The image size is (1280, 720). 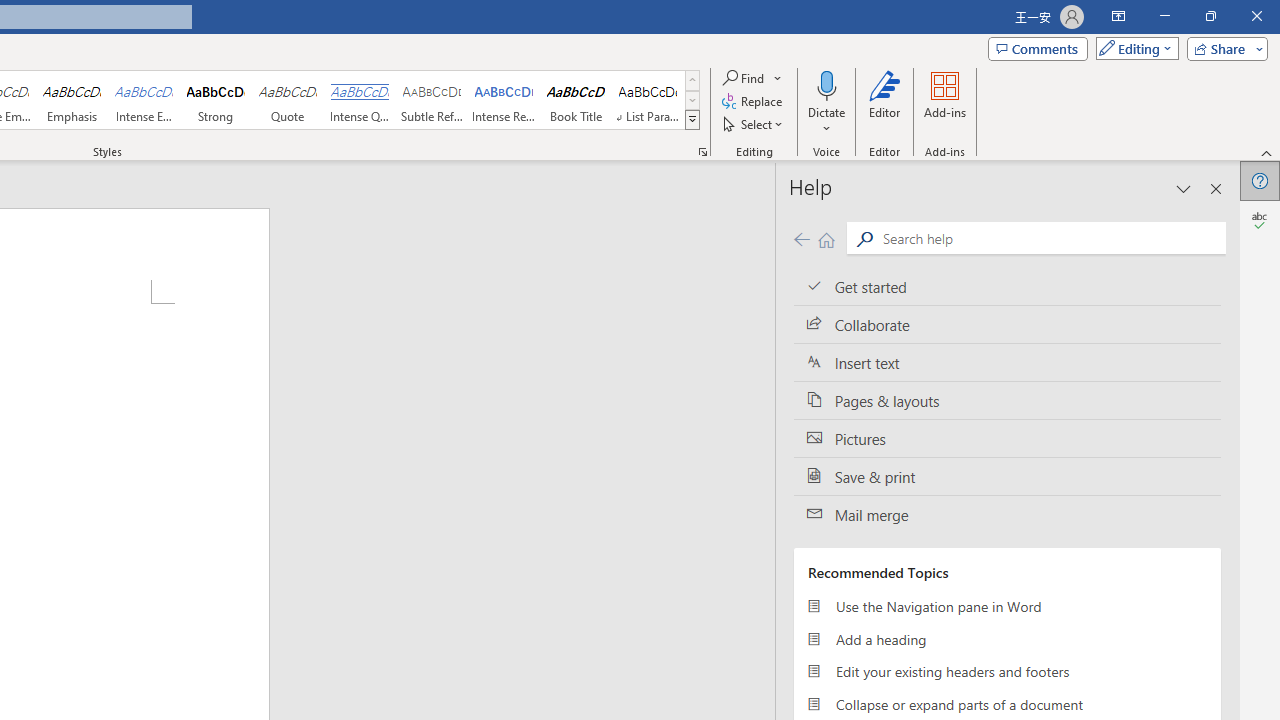 I want to click on 'Subtle Reference', so click(x=431, y=100).